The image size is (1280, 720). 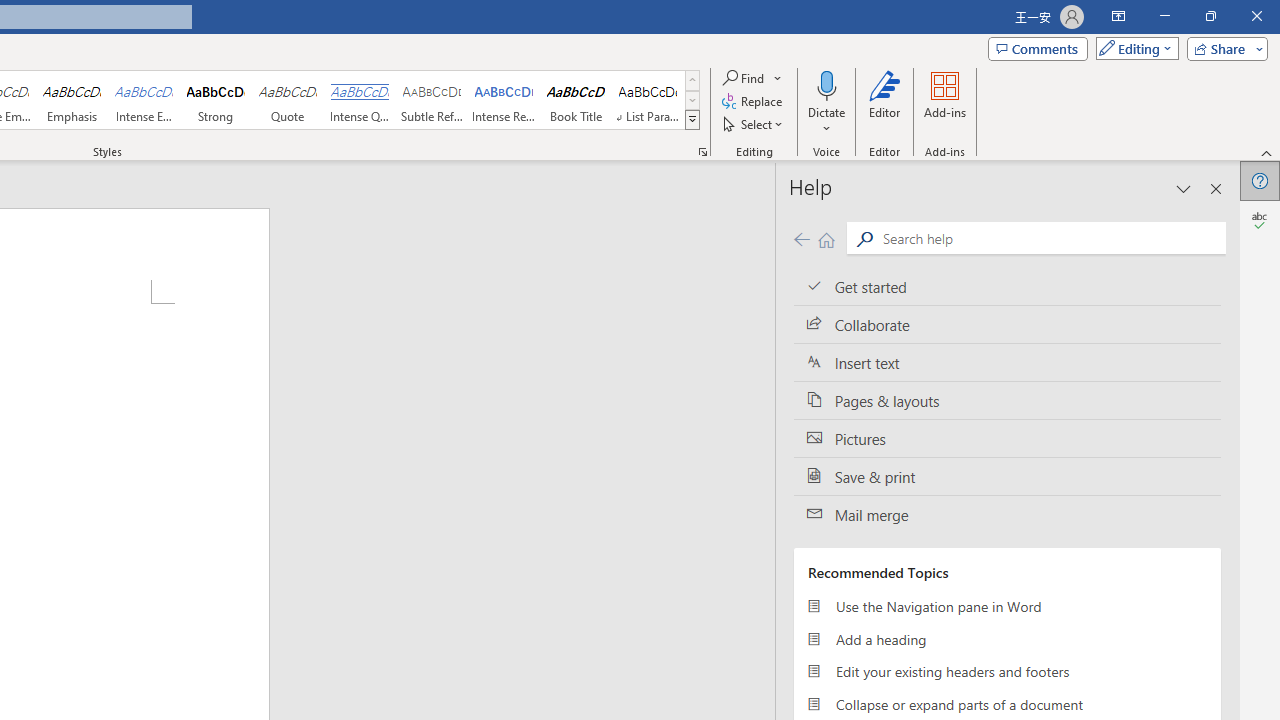 I want to click on 'Subtle Reference', so click(x=431, y=100).